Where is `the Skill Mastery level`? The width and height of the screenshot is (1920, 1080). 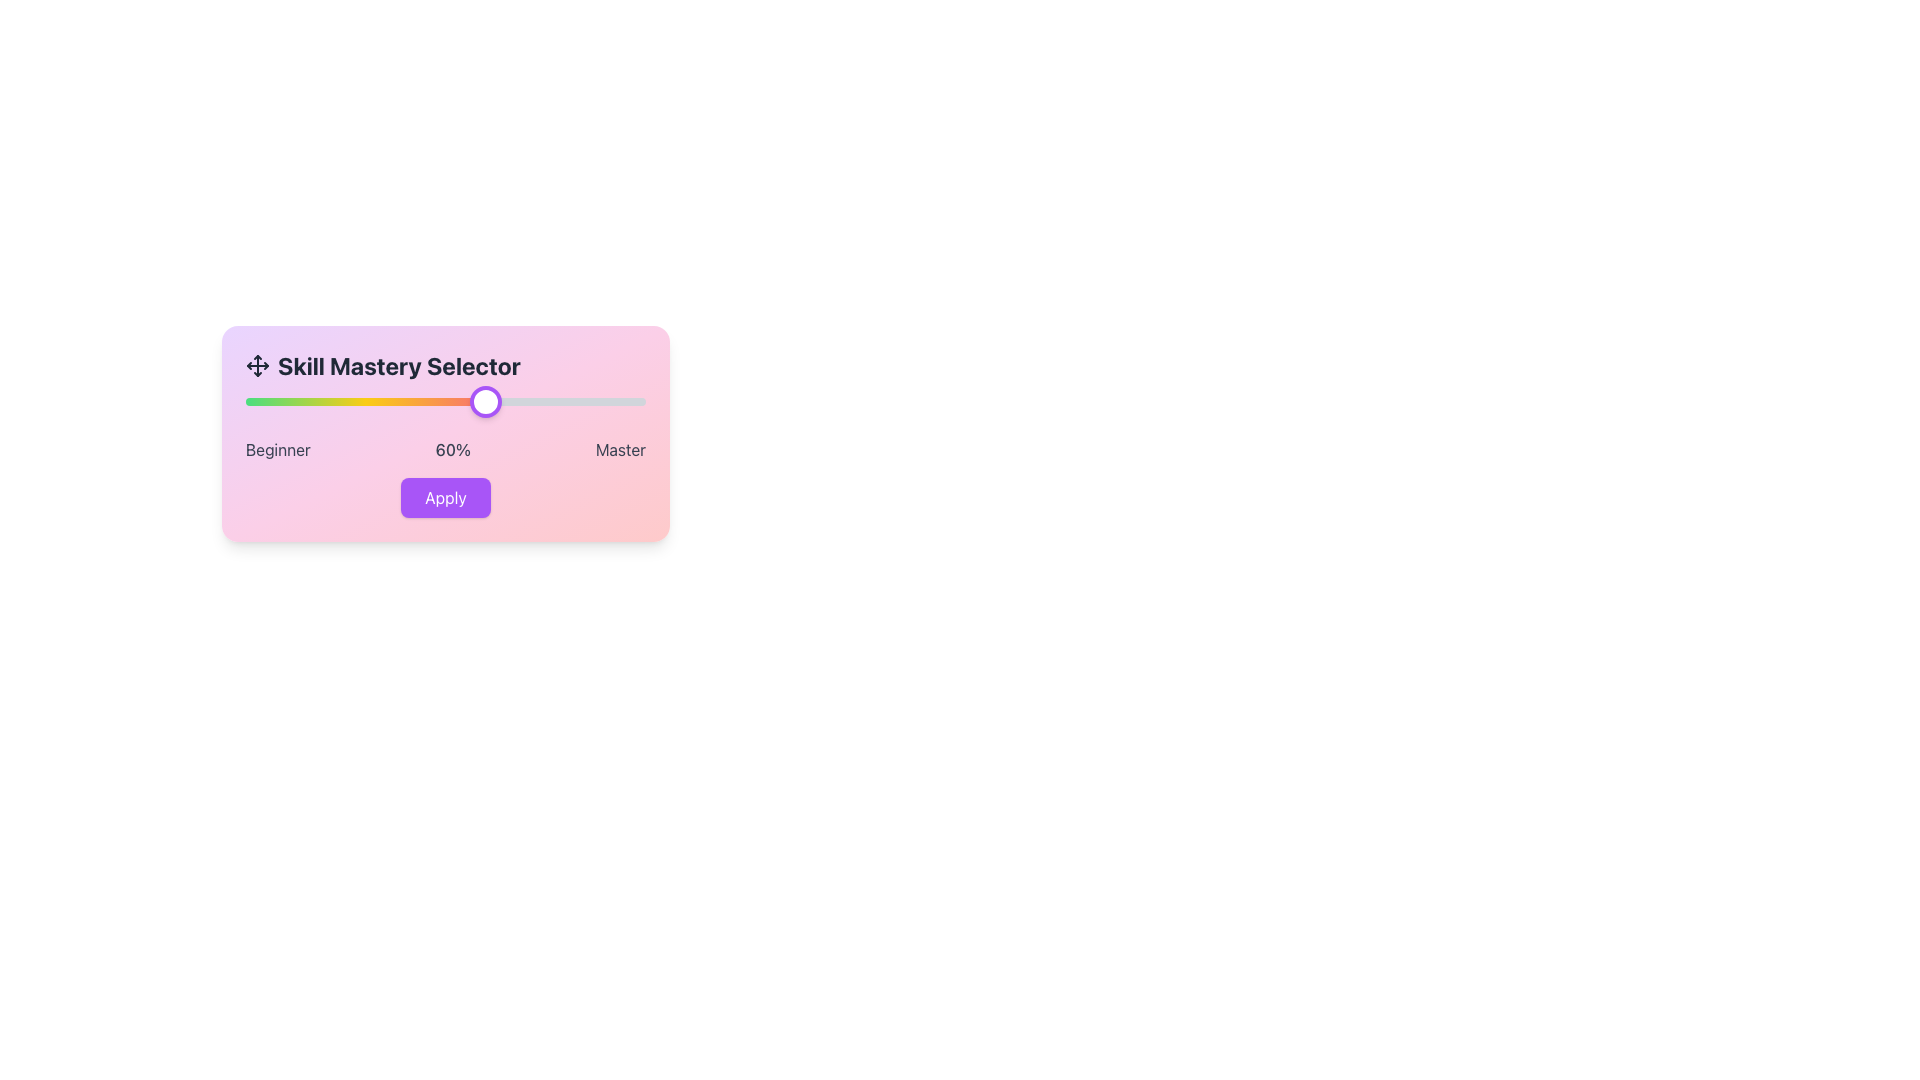
the Skill Mastery level is located at coordinates (350, 401).